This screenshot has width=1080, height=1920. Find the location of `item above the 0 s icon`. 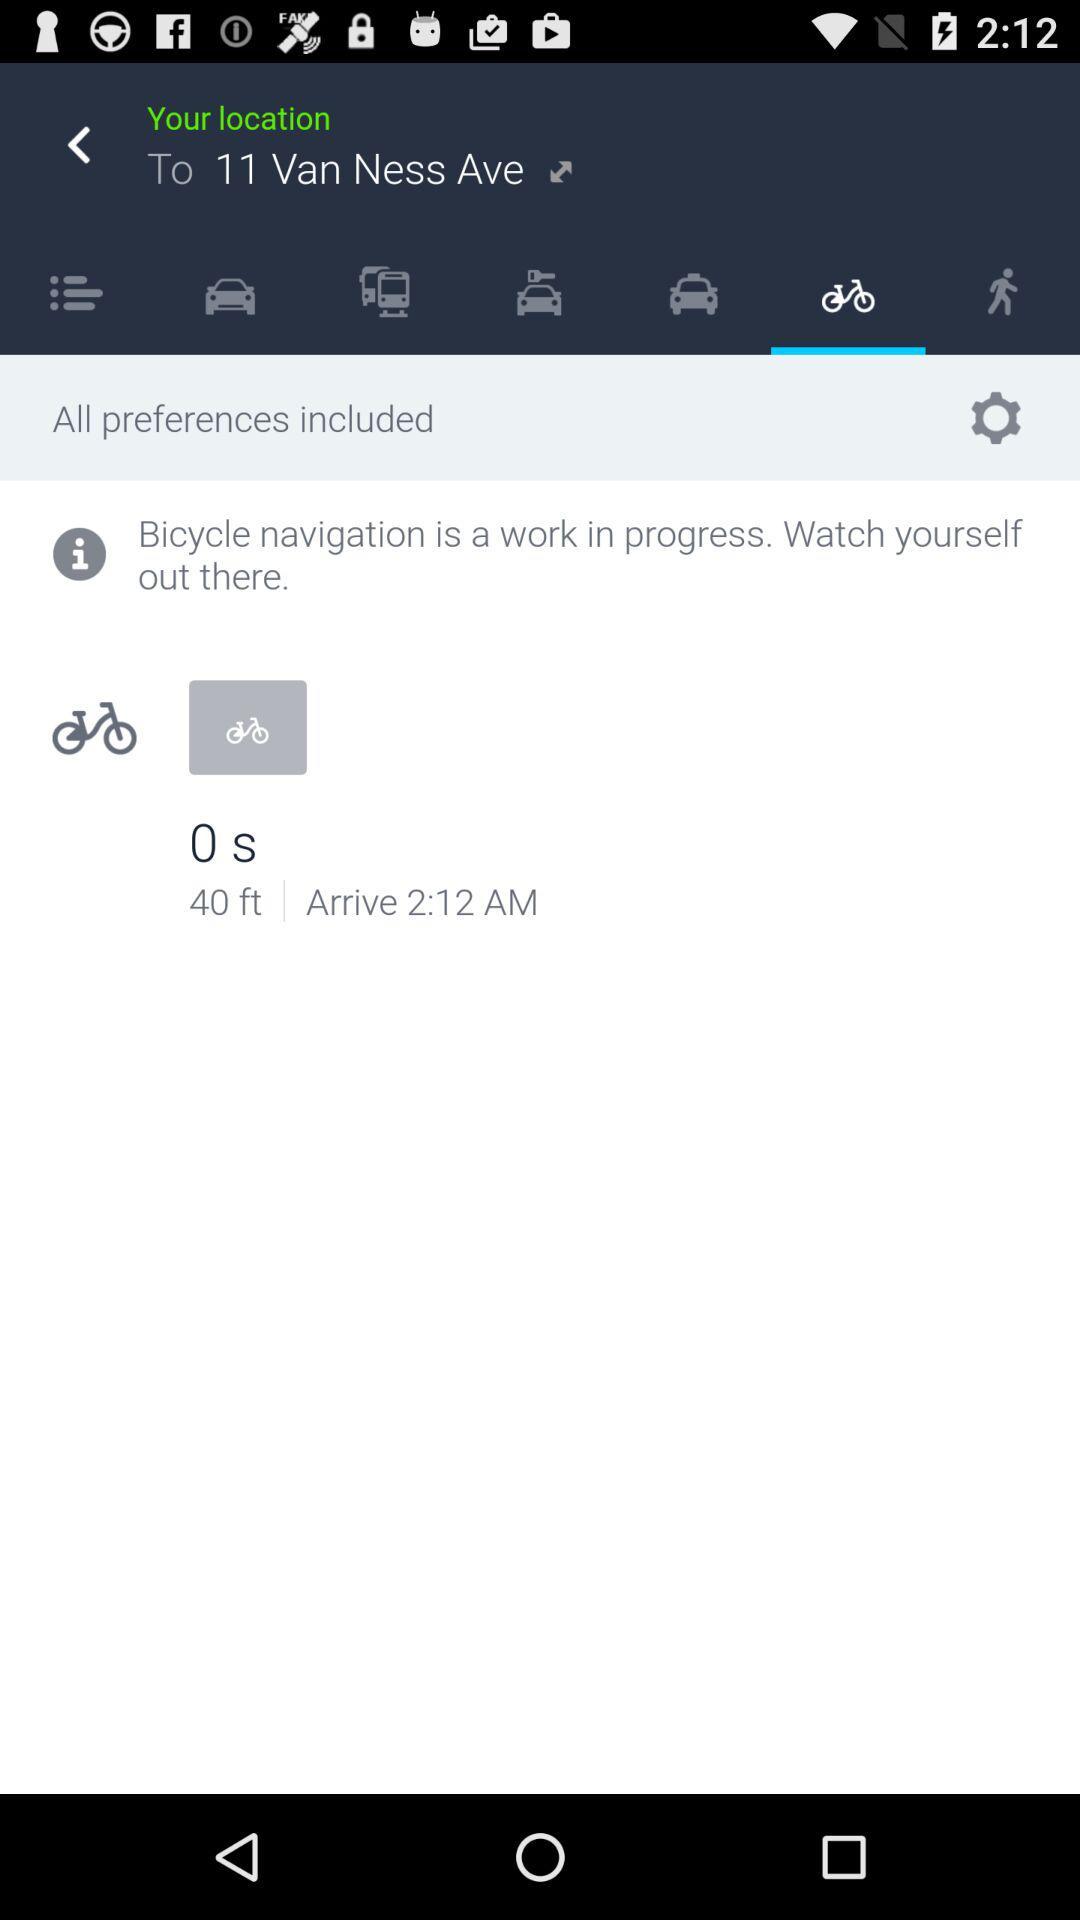

item above the 0 s icon is located at coordinates (246, 726).